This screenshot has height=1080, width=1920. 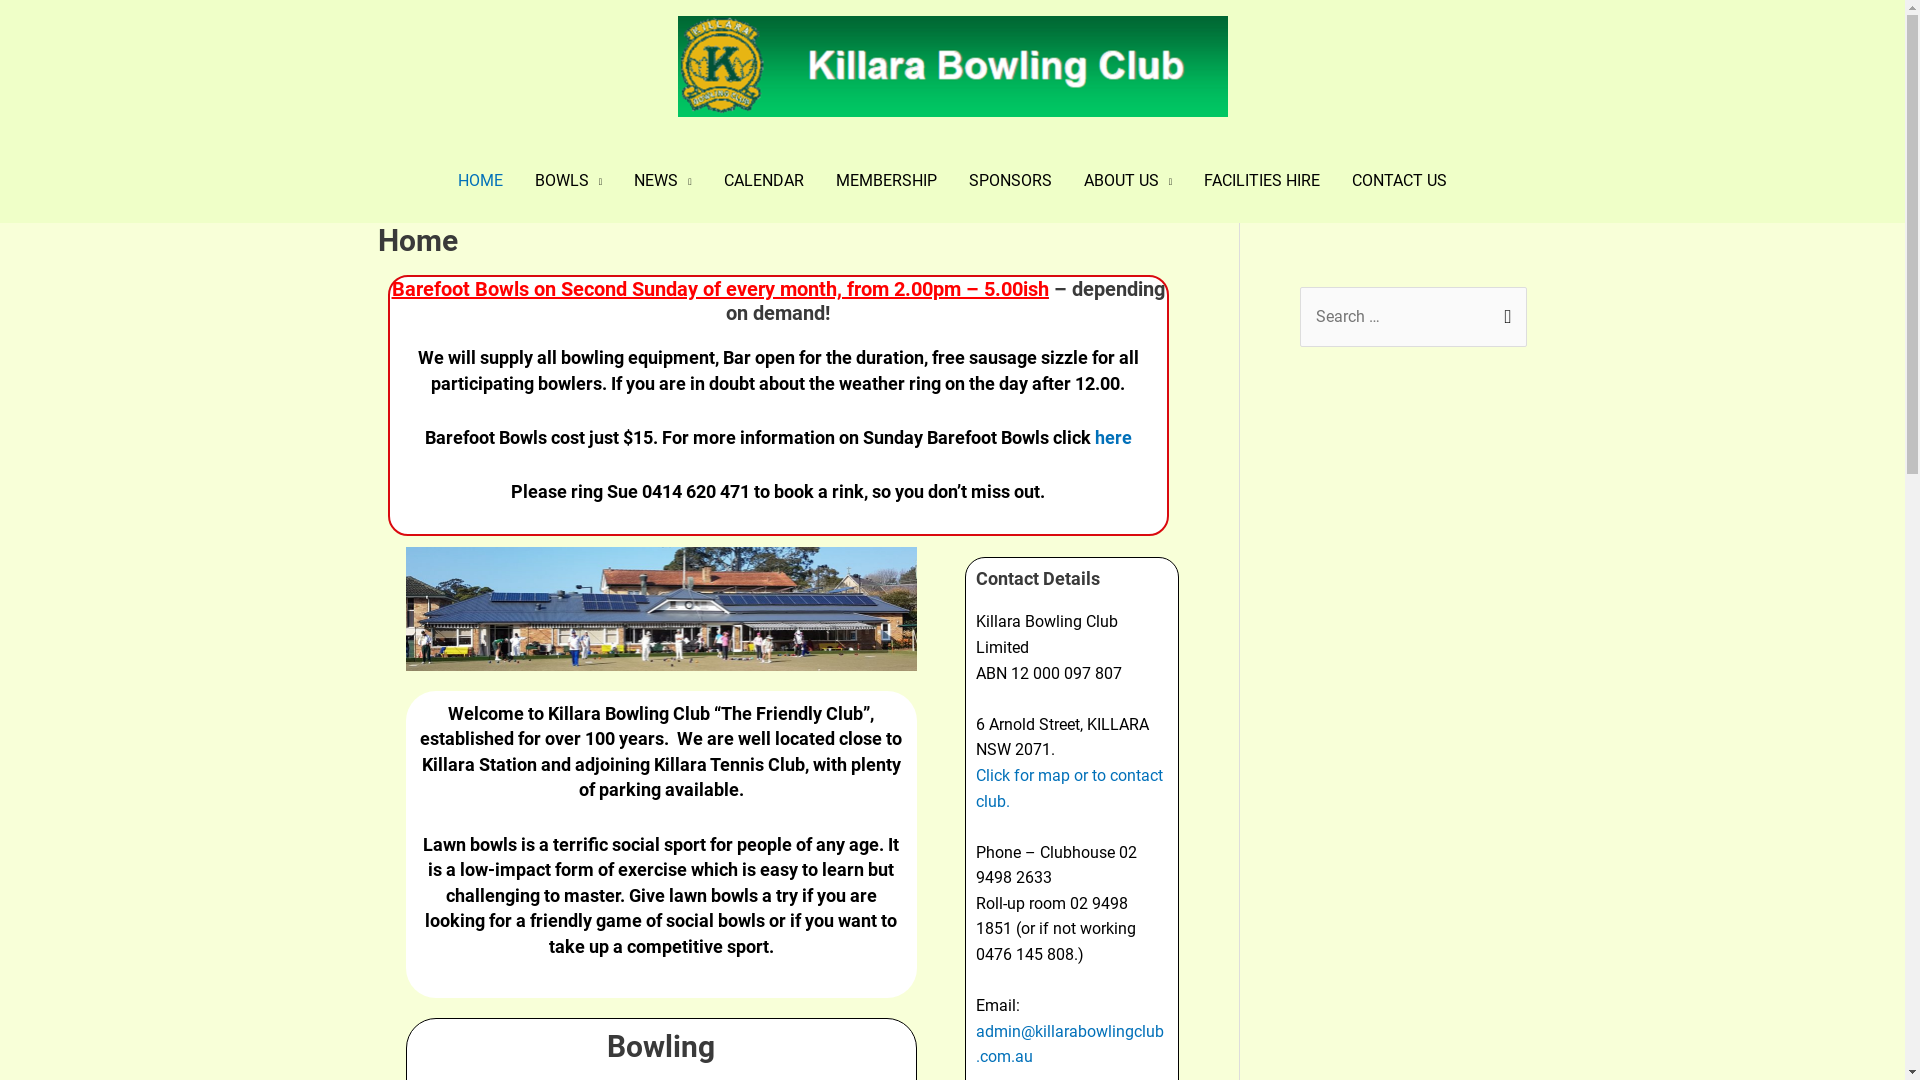 I want to click on 'here', so click(x=1112, y=436).